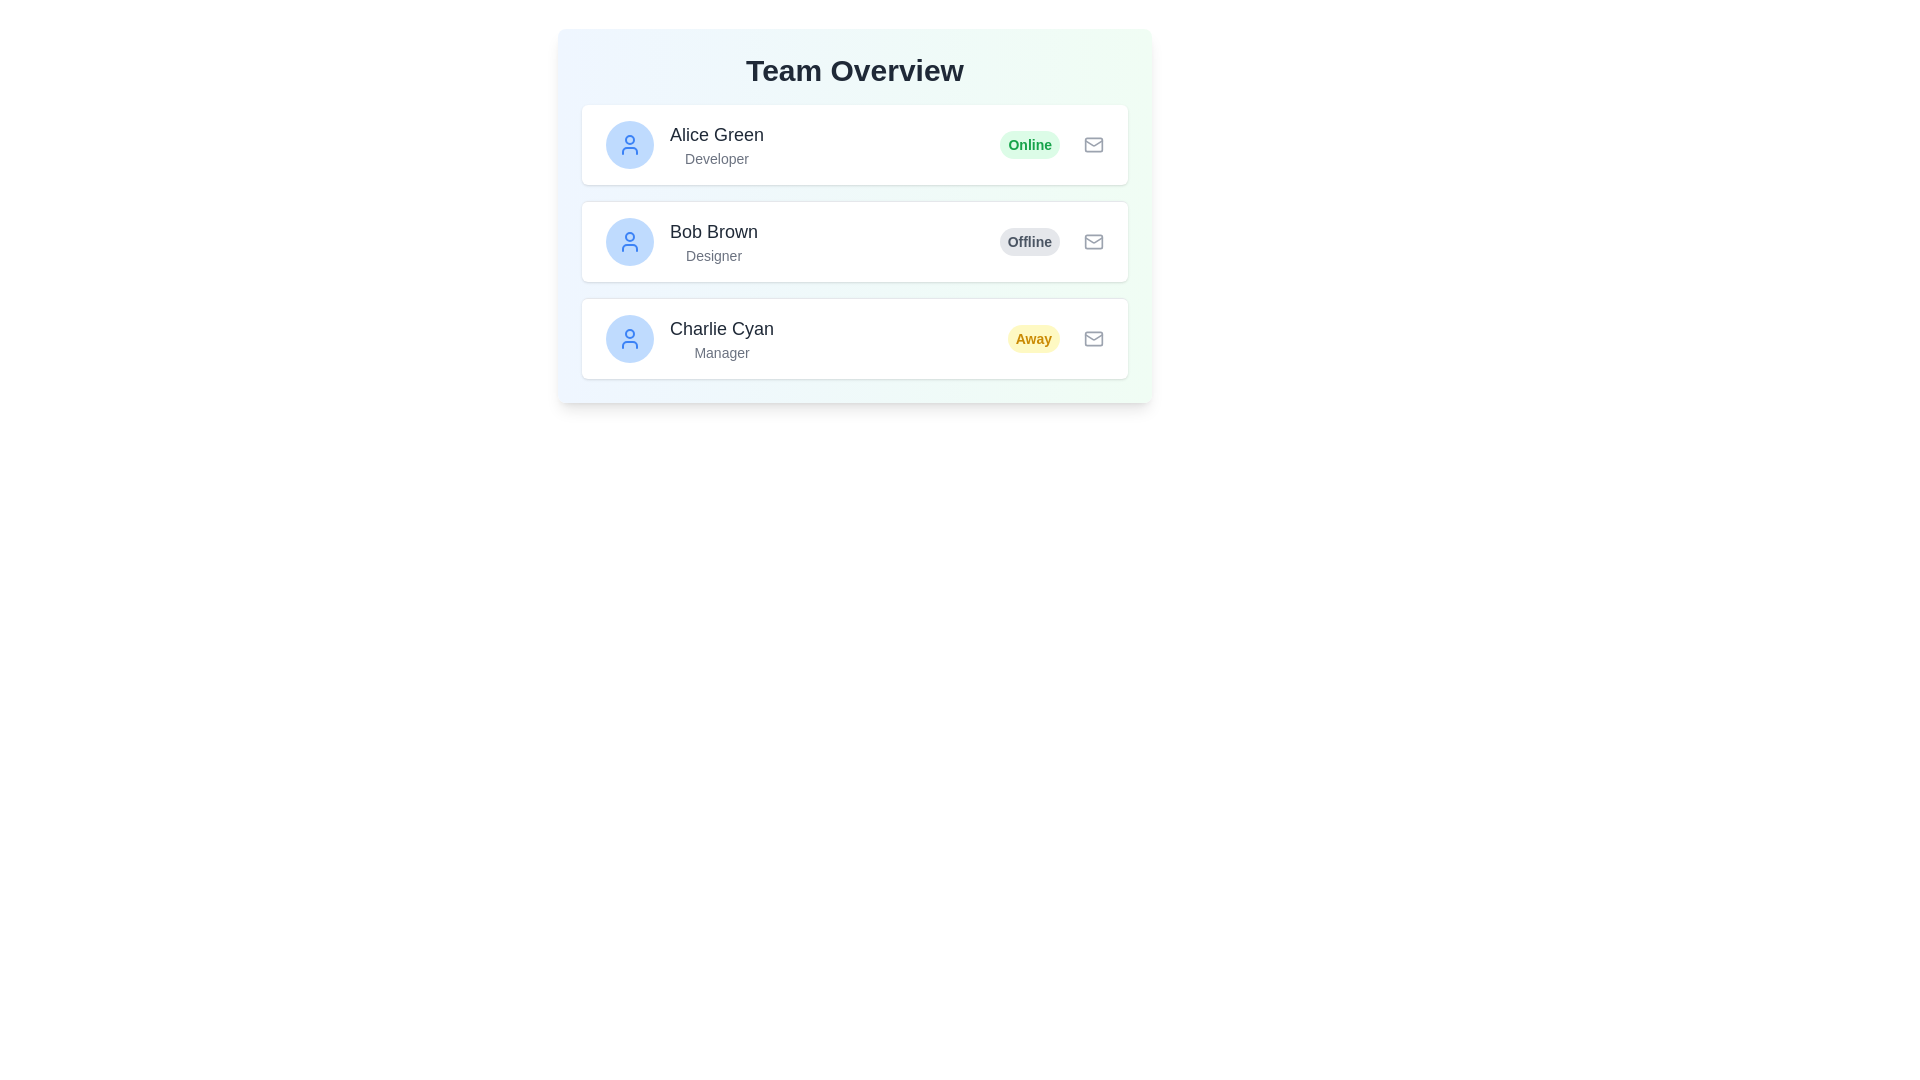  Describe the element at coordinates (716, 144) in the screenshot. I see `displayed text from the user profile element labeled 'Alice Green' with the title 'Developer' located in the first row of the Team Overview section` at that location.